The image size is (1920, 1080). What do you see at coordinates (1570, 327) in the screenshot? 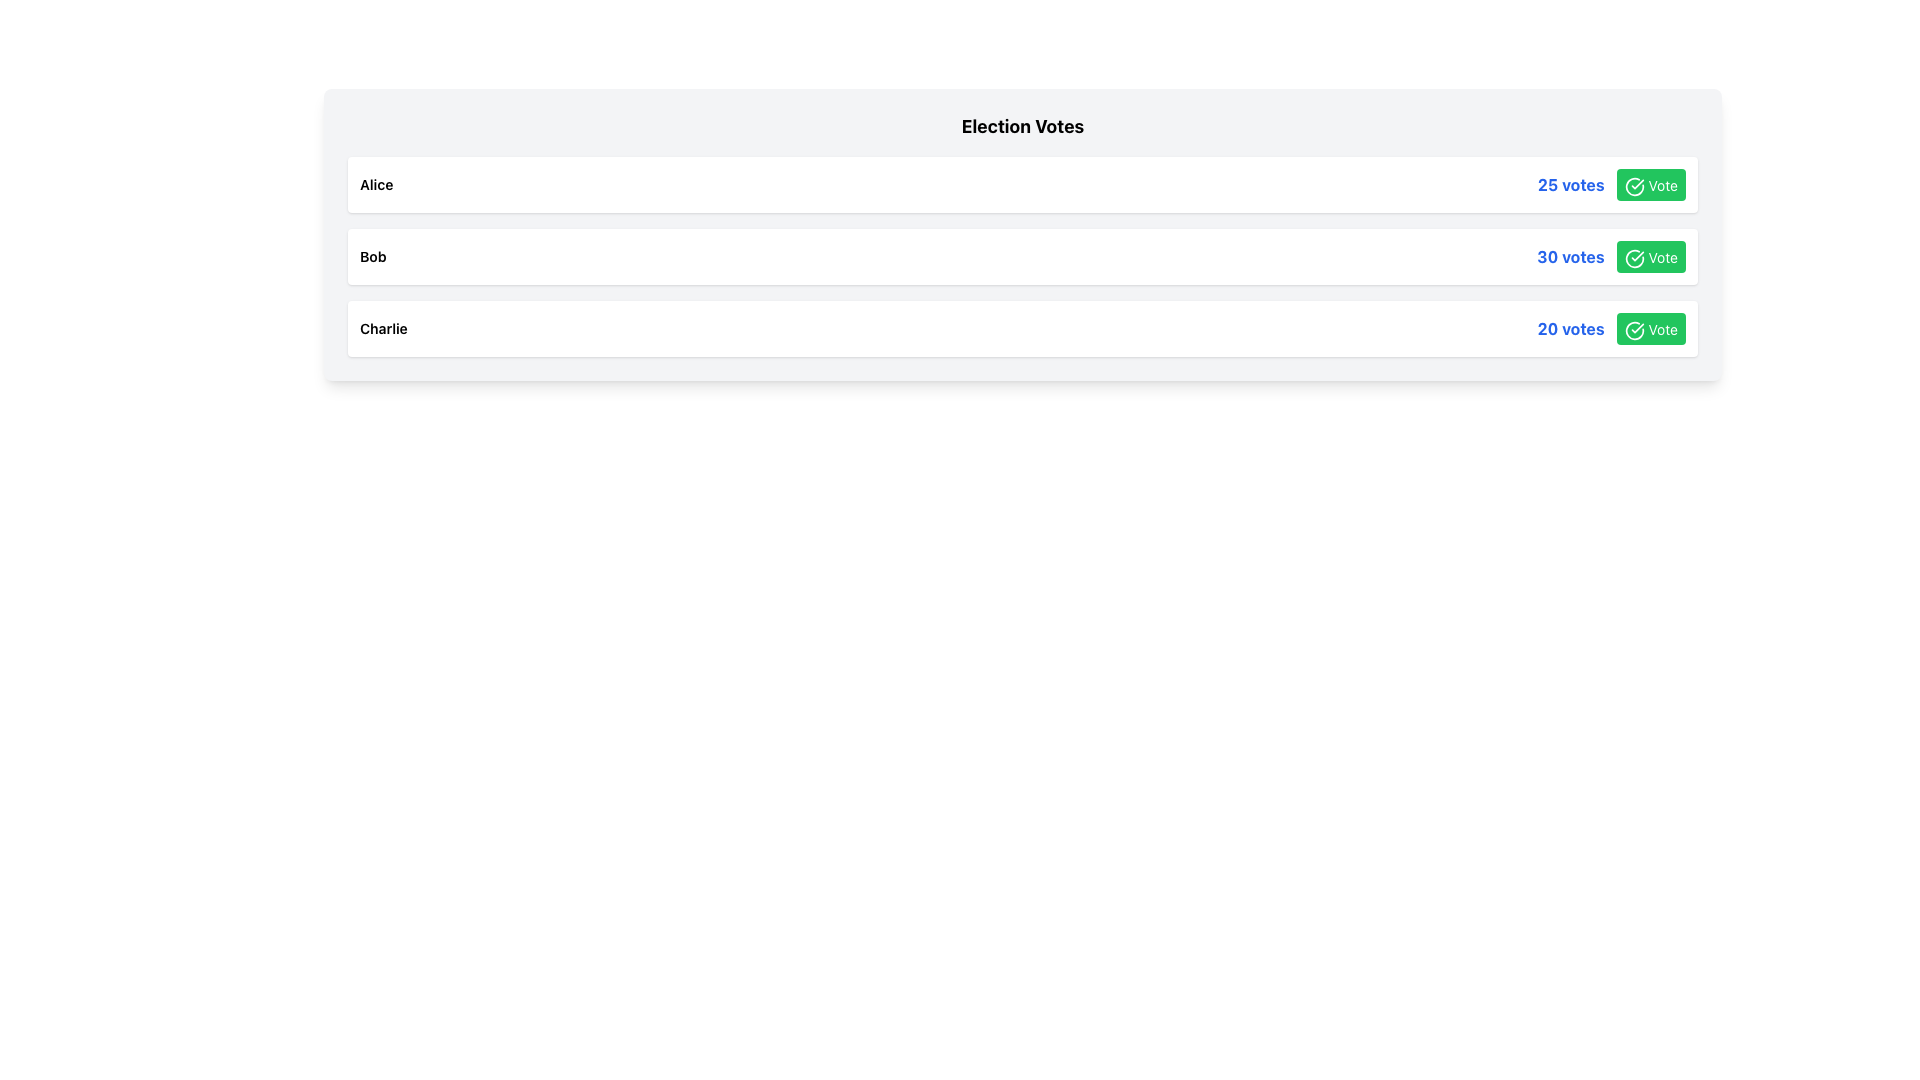
I see `the text label that reads '20 votes', which is styled in bold blue font and is located to the left of the 'Vote' button in the third row of the vote count elements` at bounding box center [1570, 327].